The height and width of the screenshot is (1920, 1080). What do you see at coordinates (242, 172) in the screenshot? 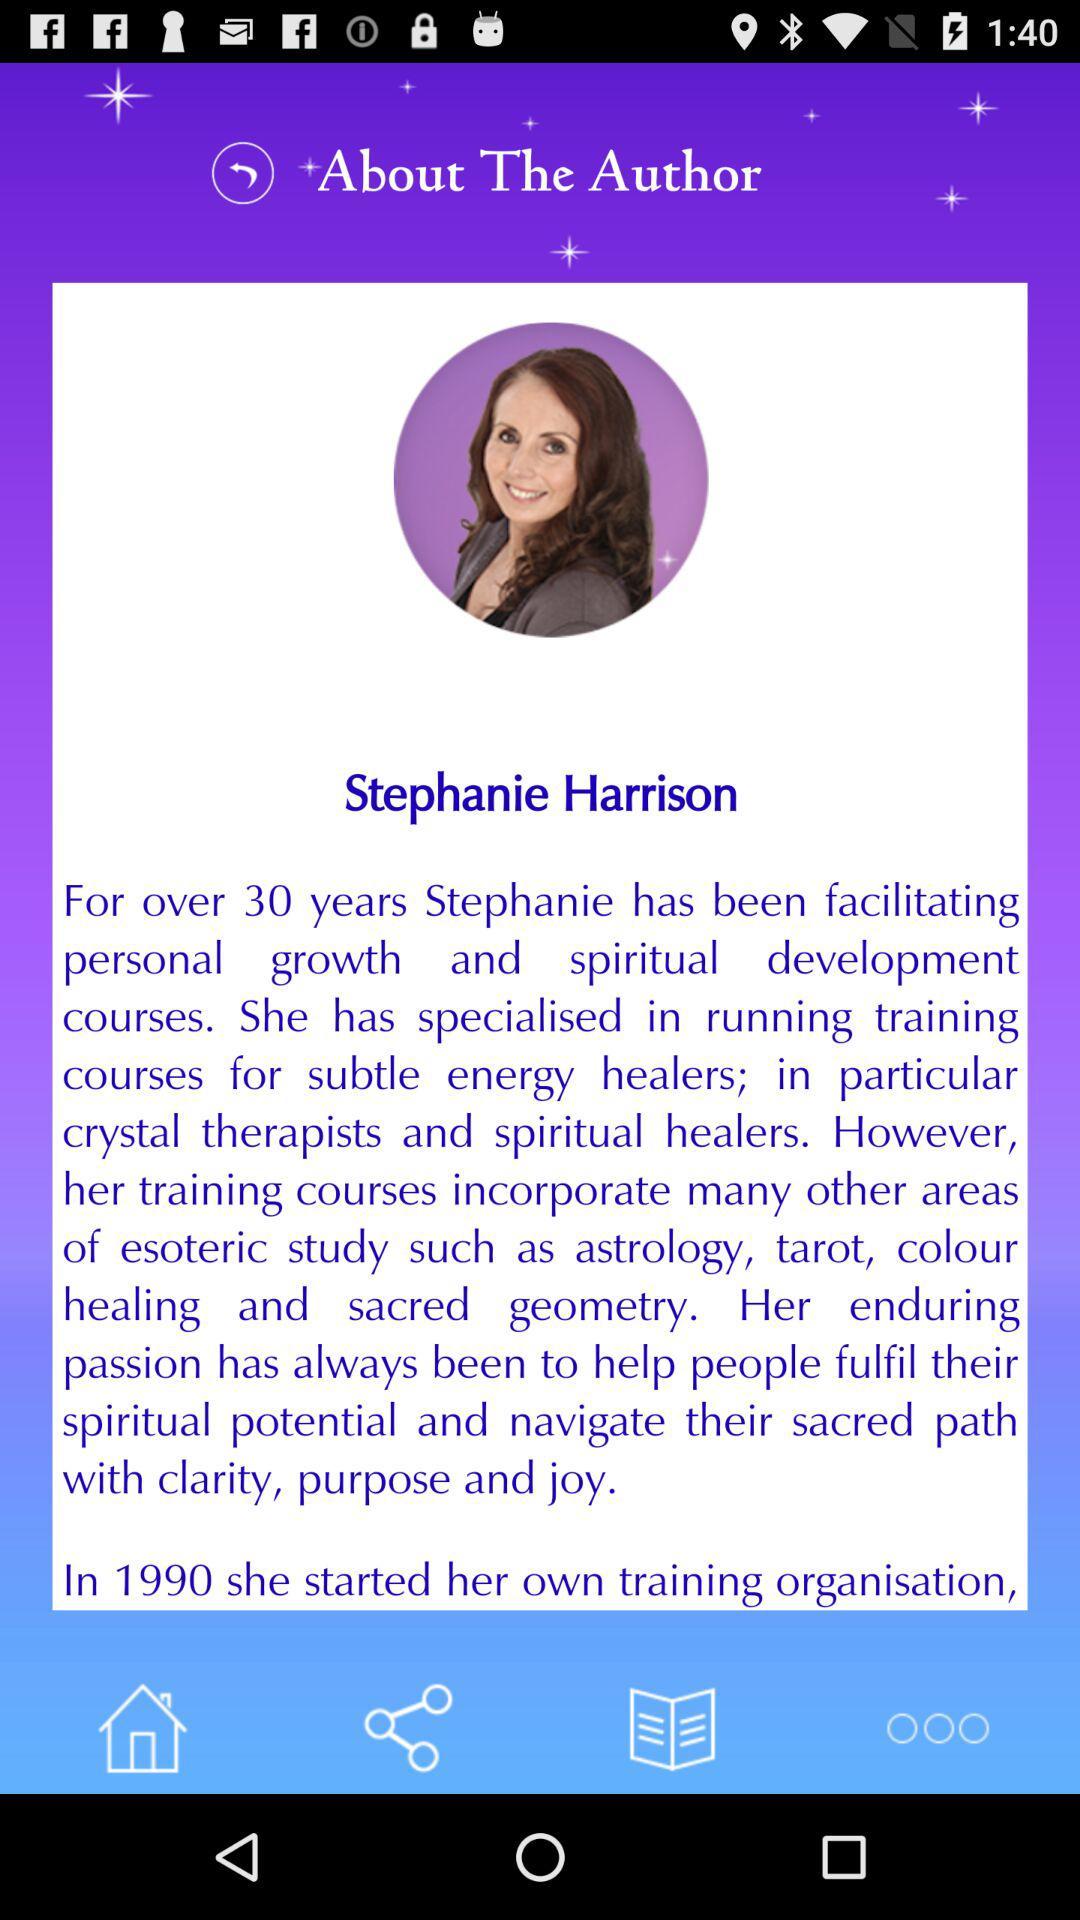
I see `go back` at bounding box center [242, 172].